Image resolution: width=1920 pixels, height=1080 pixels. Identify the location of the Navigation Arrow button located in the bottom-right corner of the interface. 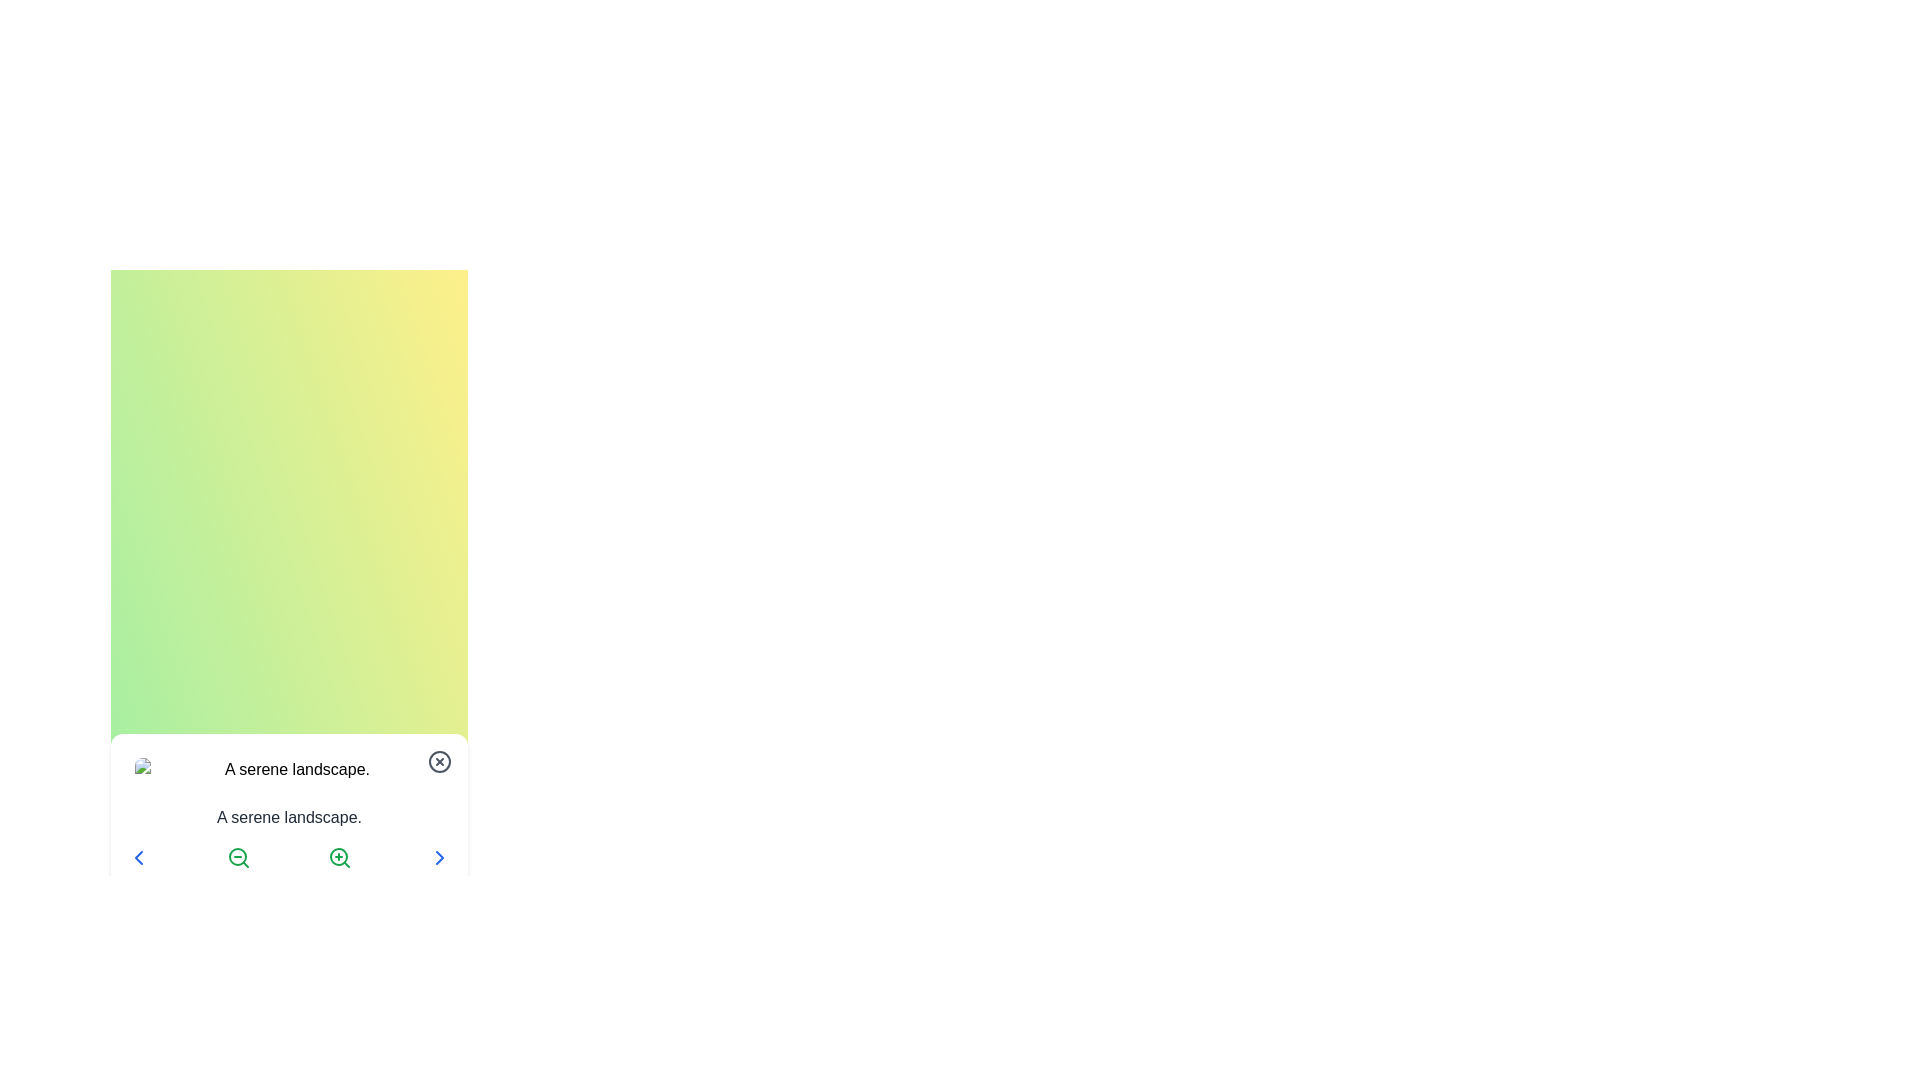
(439, 856).